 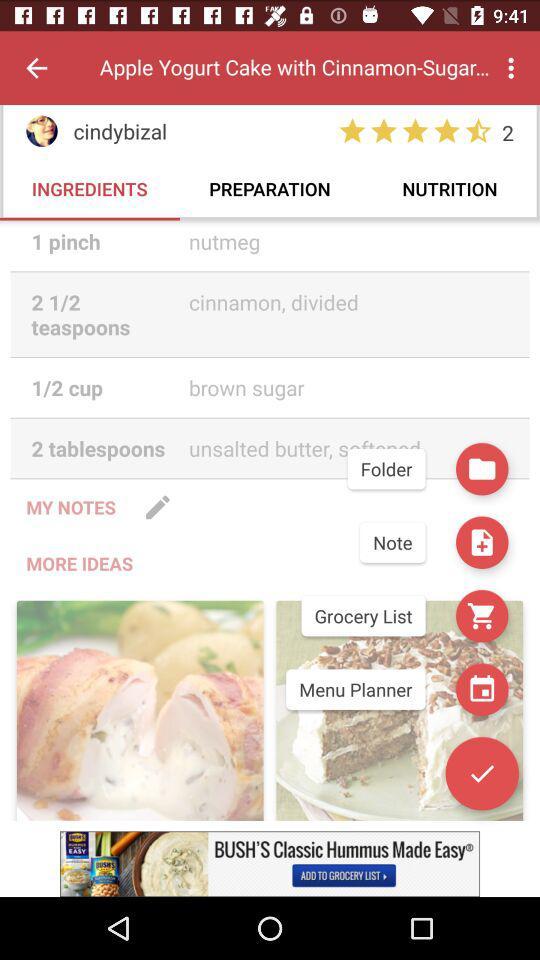 I want to click on the date_range icon, so click(x=481, y=689).